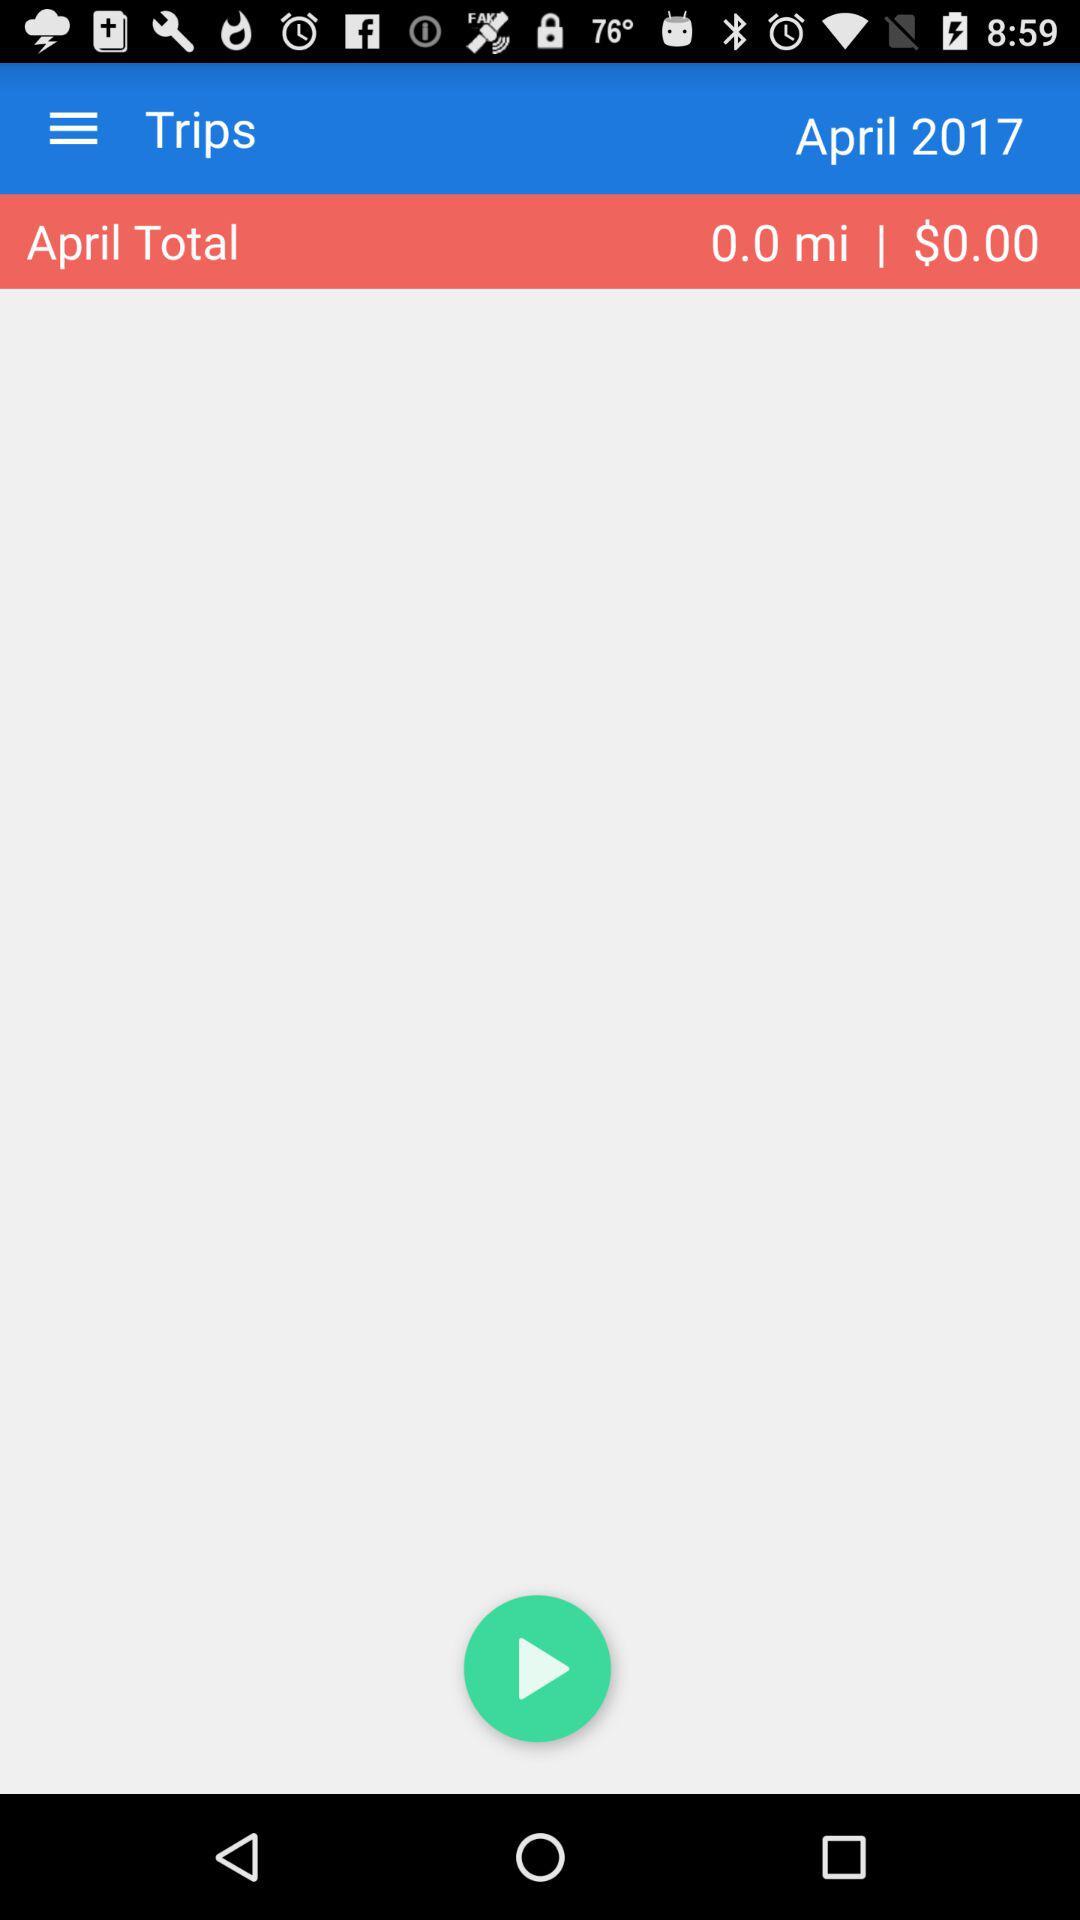  What do you see at coordinates (181, 127) in the screenshot?
I see `checkbox to the left of the april 2017 checkbox` at bounding box center [181, 127].